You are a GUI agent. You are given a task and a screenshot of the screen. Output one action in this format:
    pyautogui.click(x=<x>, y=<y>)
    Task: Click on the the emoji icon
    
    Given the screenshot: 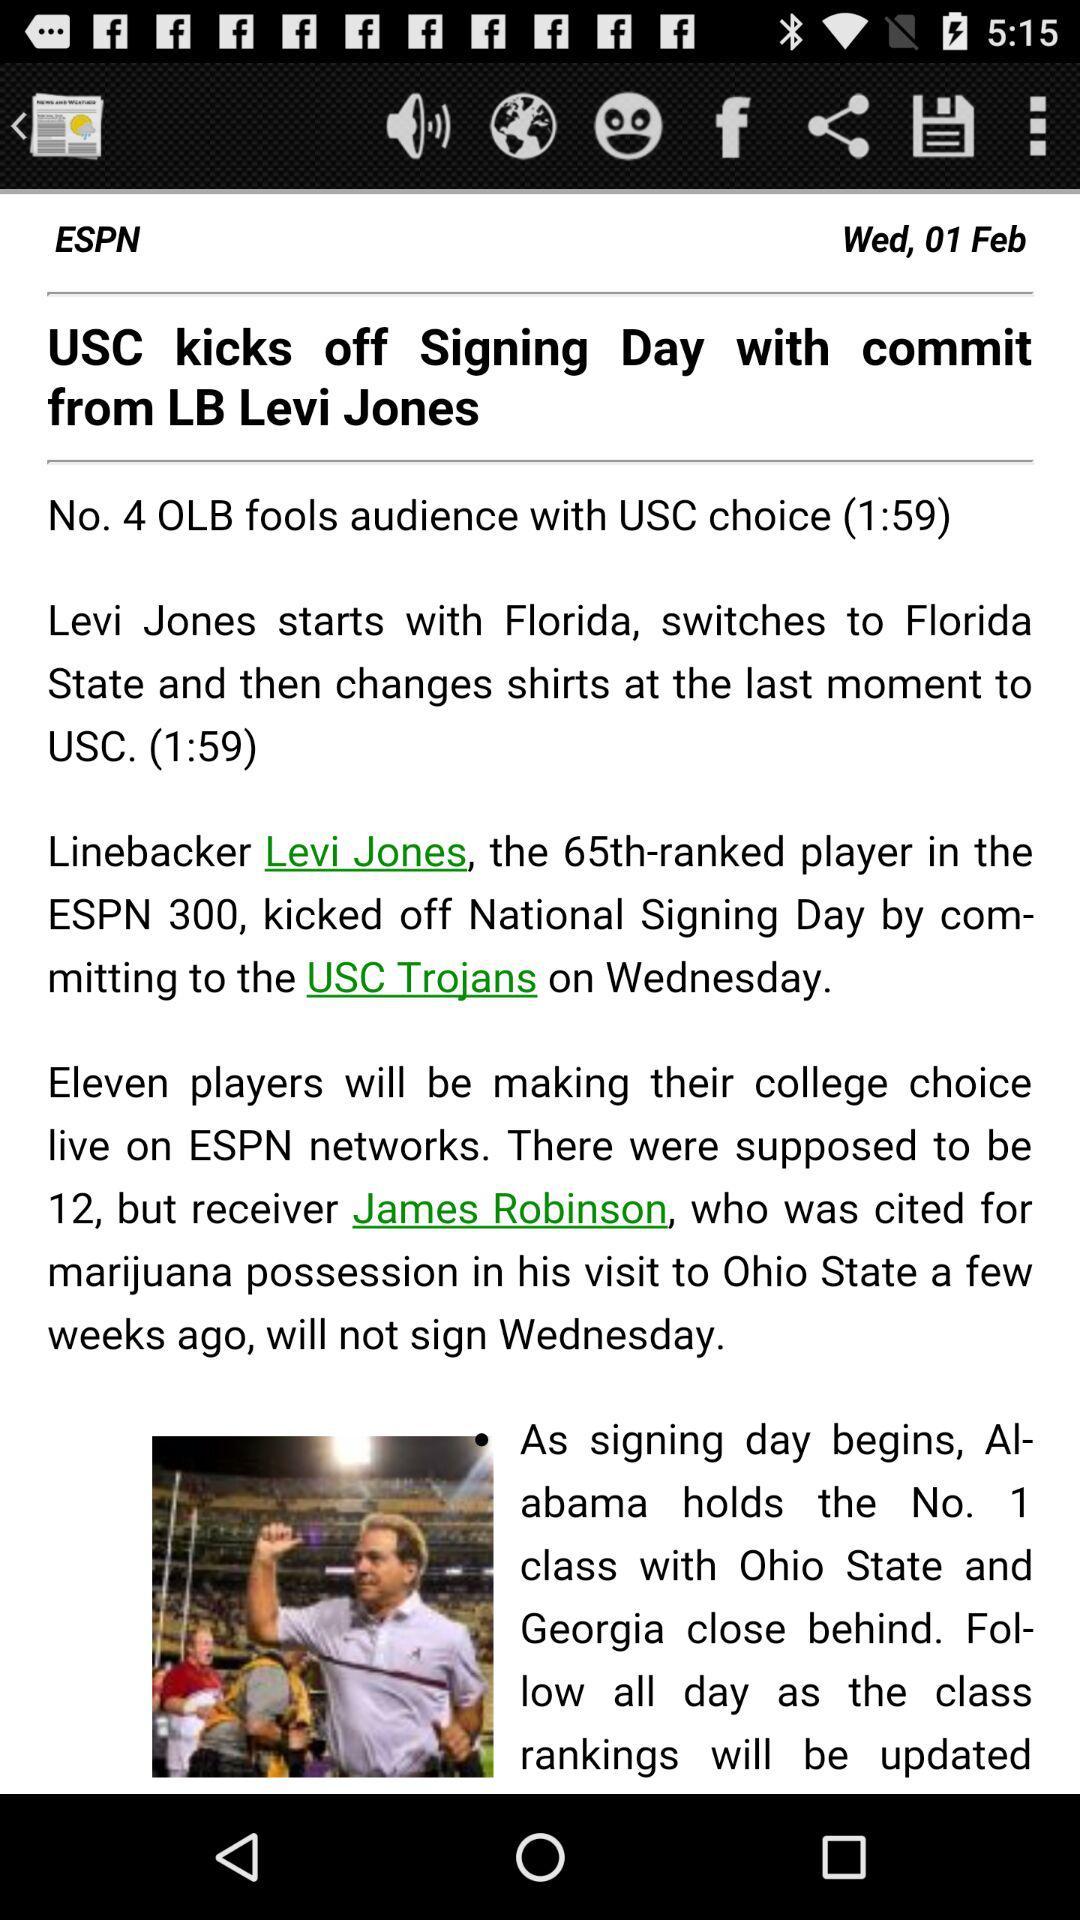 What is the action you would take?
    pyautogui.click(x=627, y=133)
    